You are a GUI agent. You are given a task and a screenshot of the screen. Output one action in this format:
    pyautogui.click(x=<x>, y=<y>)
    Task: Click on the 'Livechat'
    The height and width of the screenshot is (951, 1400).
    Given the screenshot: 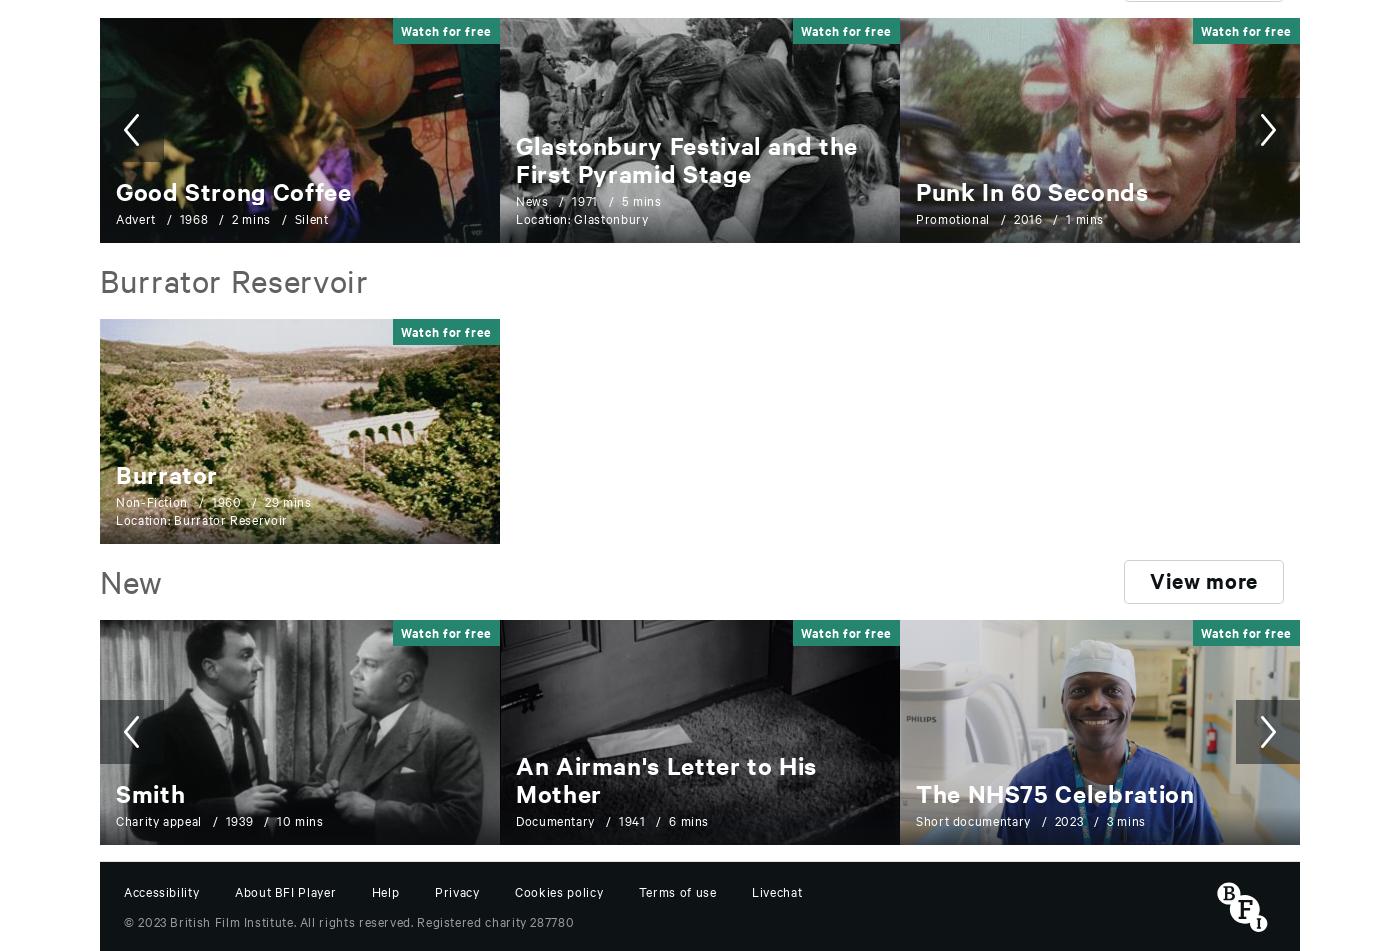 What is the action you would take?
    pyautogui.click(x=777, y=889)
    